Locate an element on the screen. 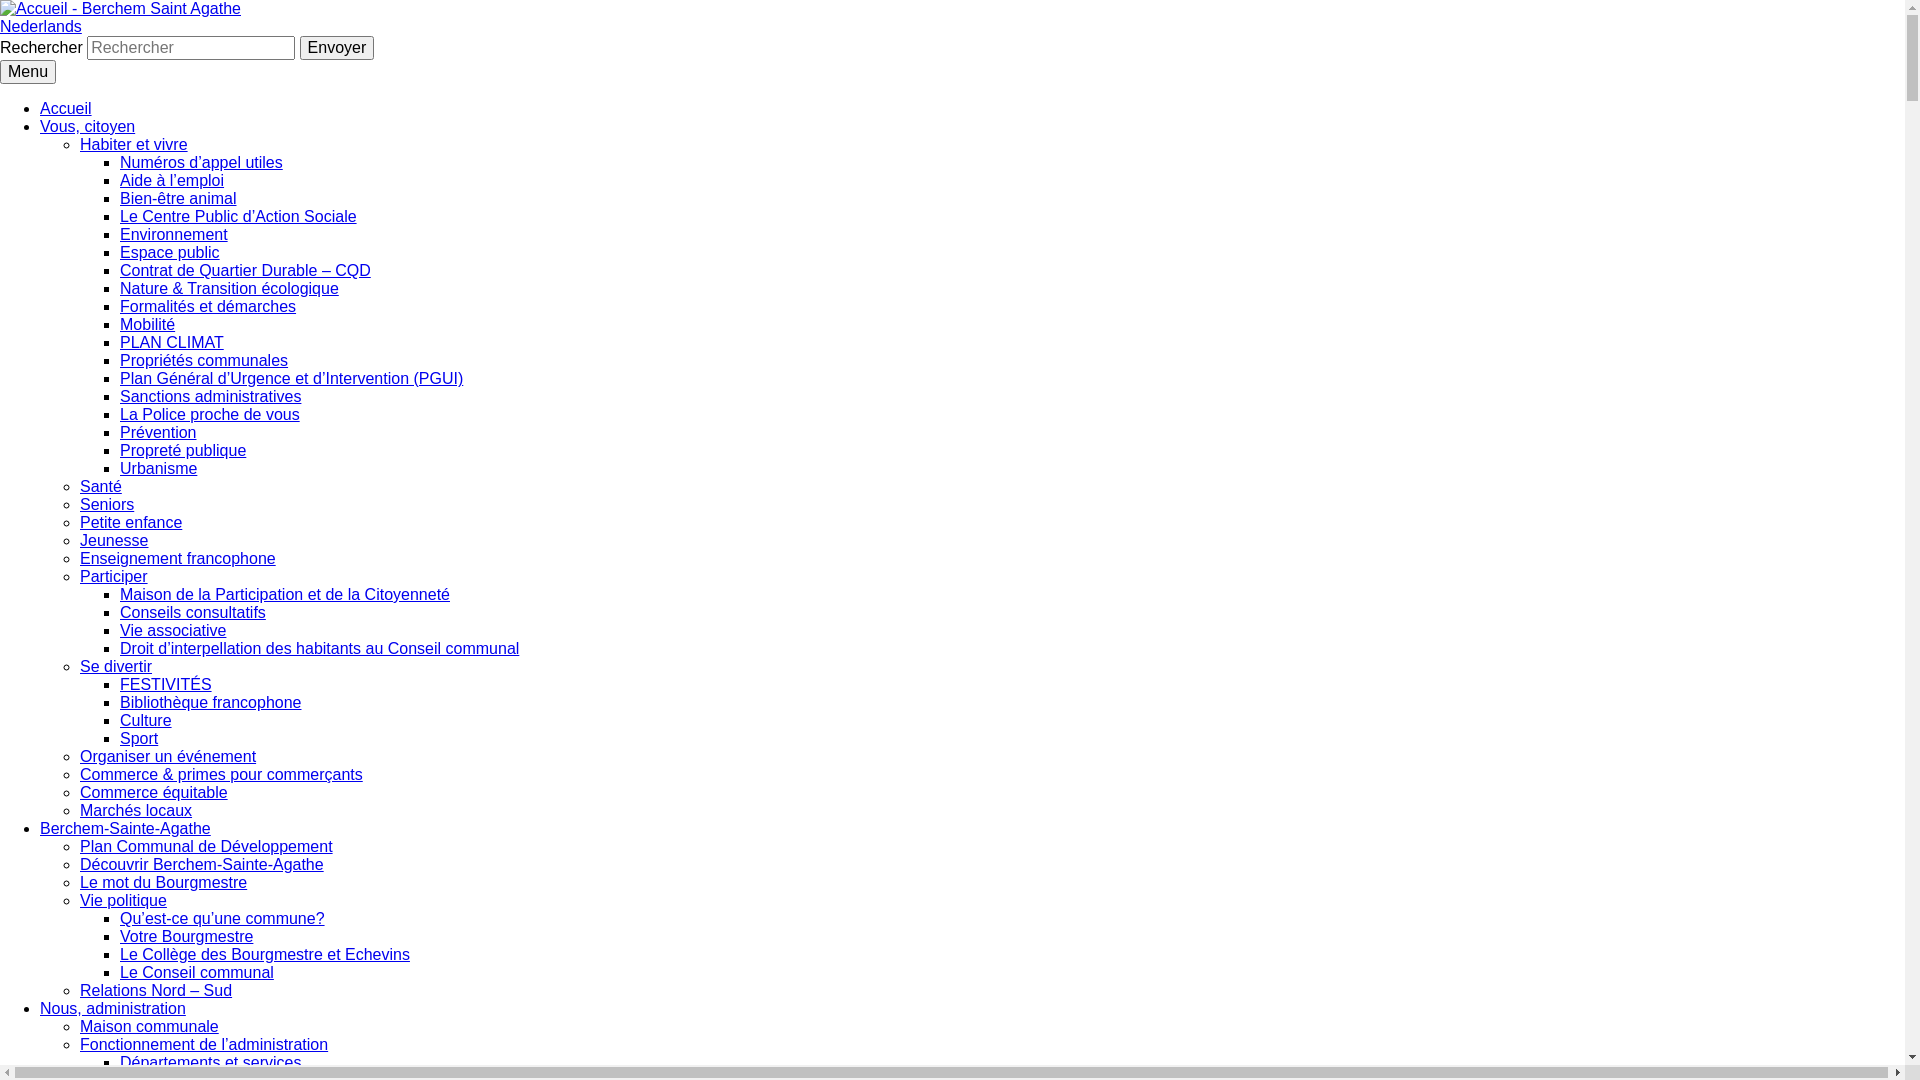  'Petite enfance' is located at coordinates (80, 521).